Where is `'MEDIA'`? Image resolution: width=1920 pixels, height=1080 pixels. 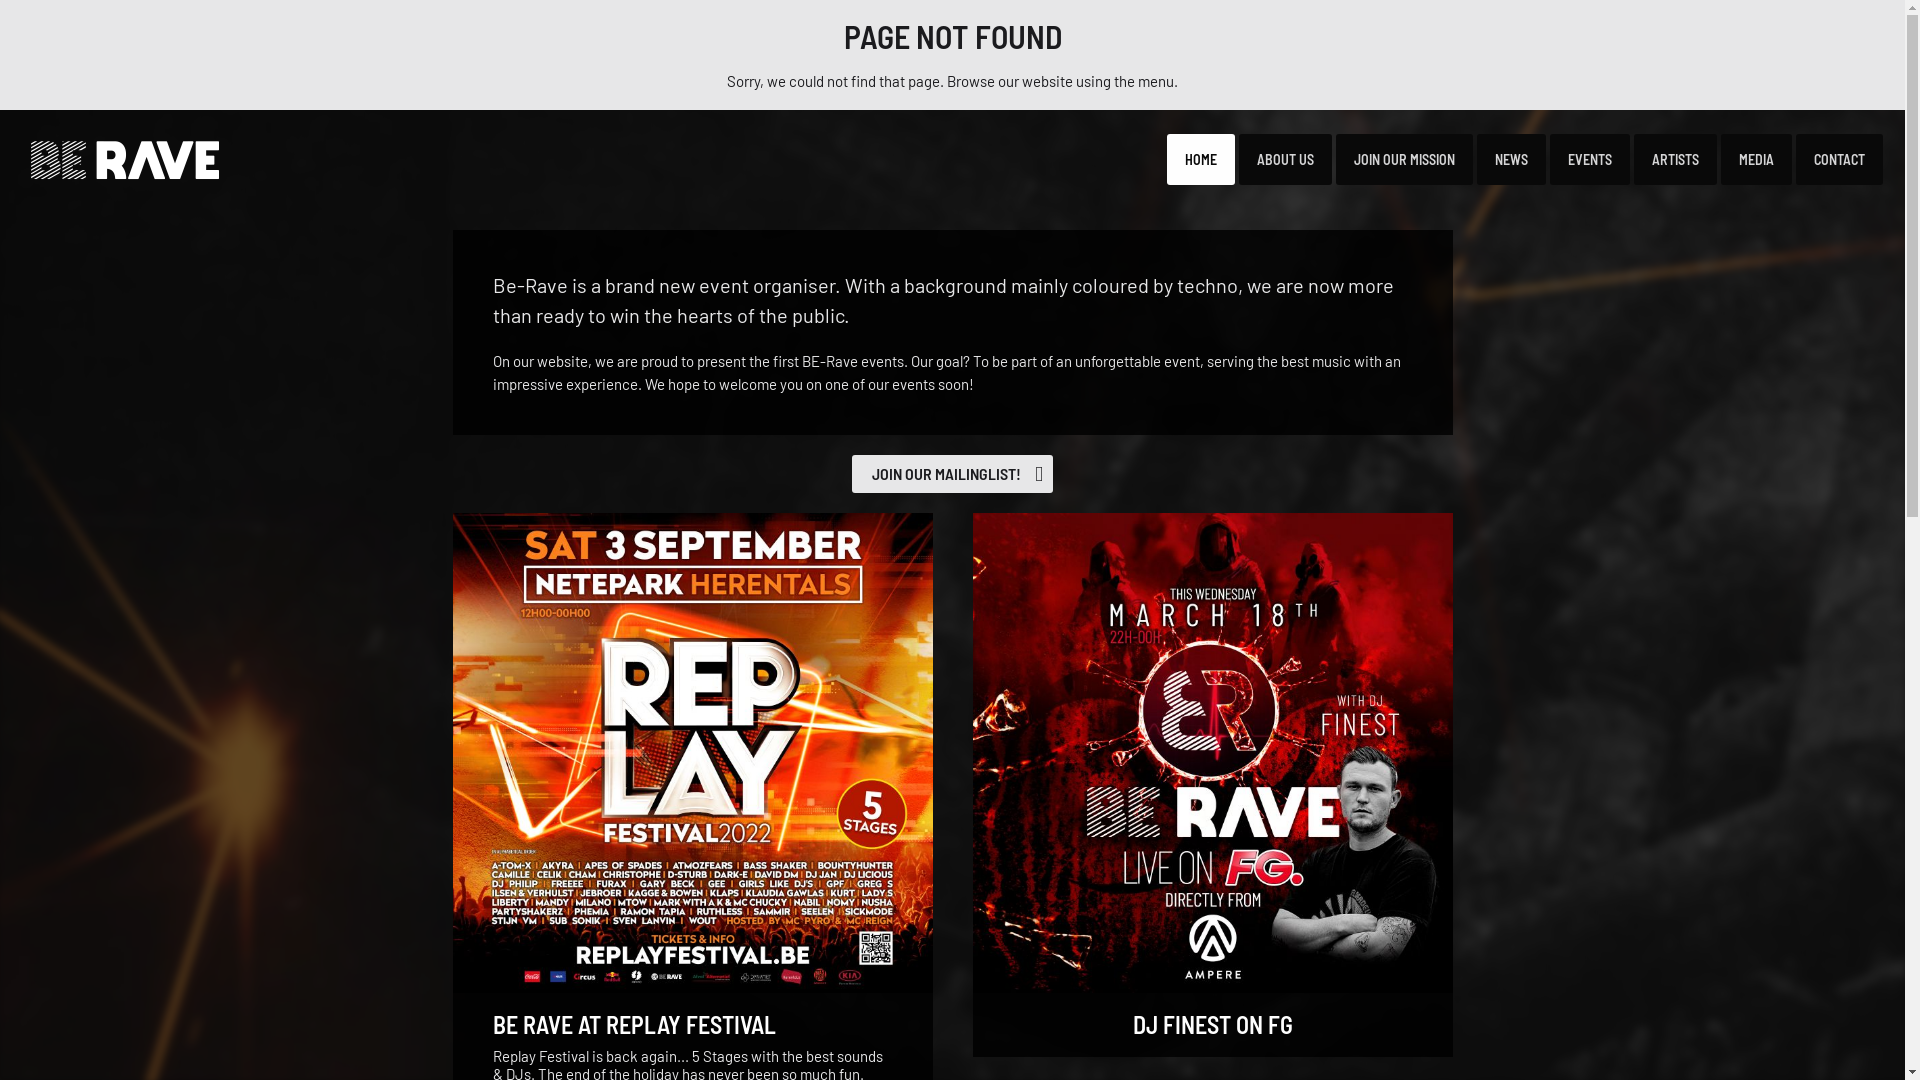 'MEDIA' is located at coordinates (1755, 158).